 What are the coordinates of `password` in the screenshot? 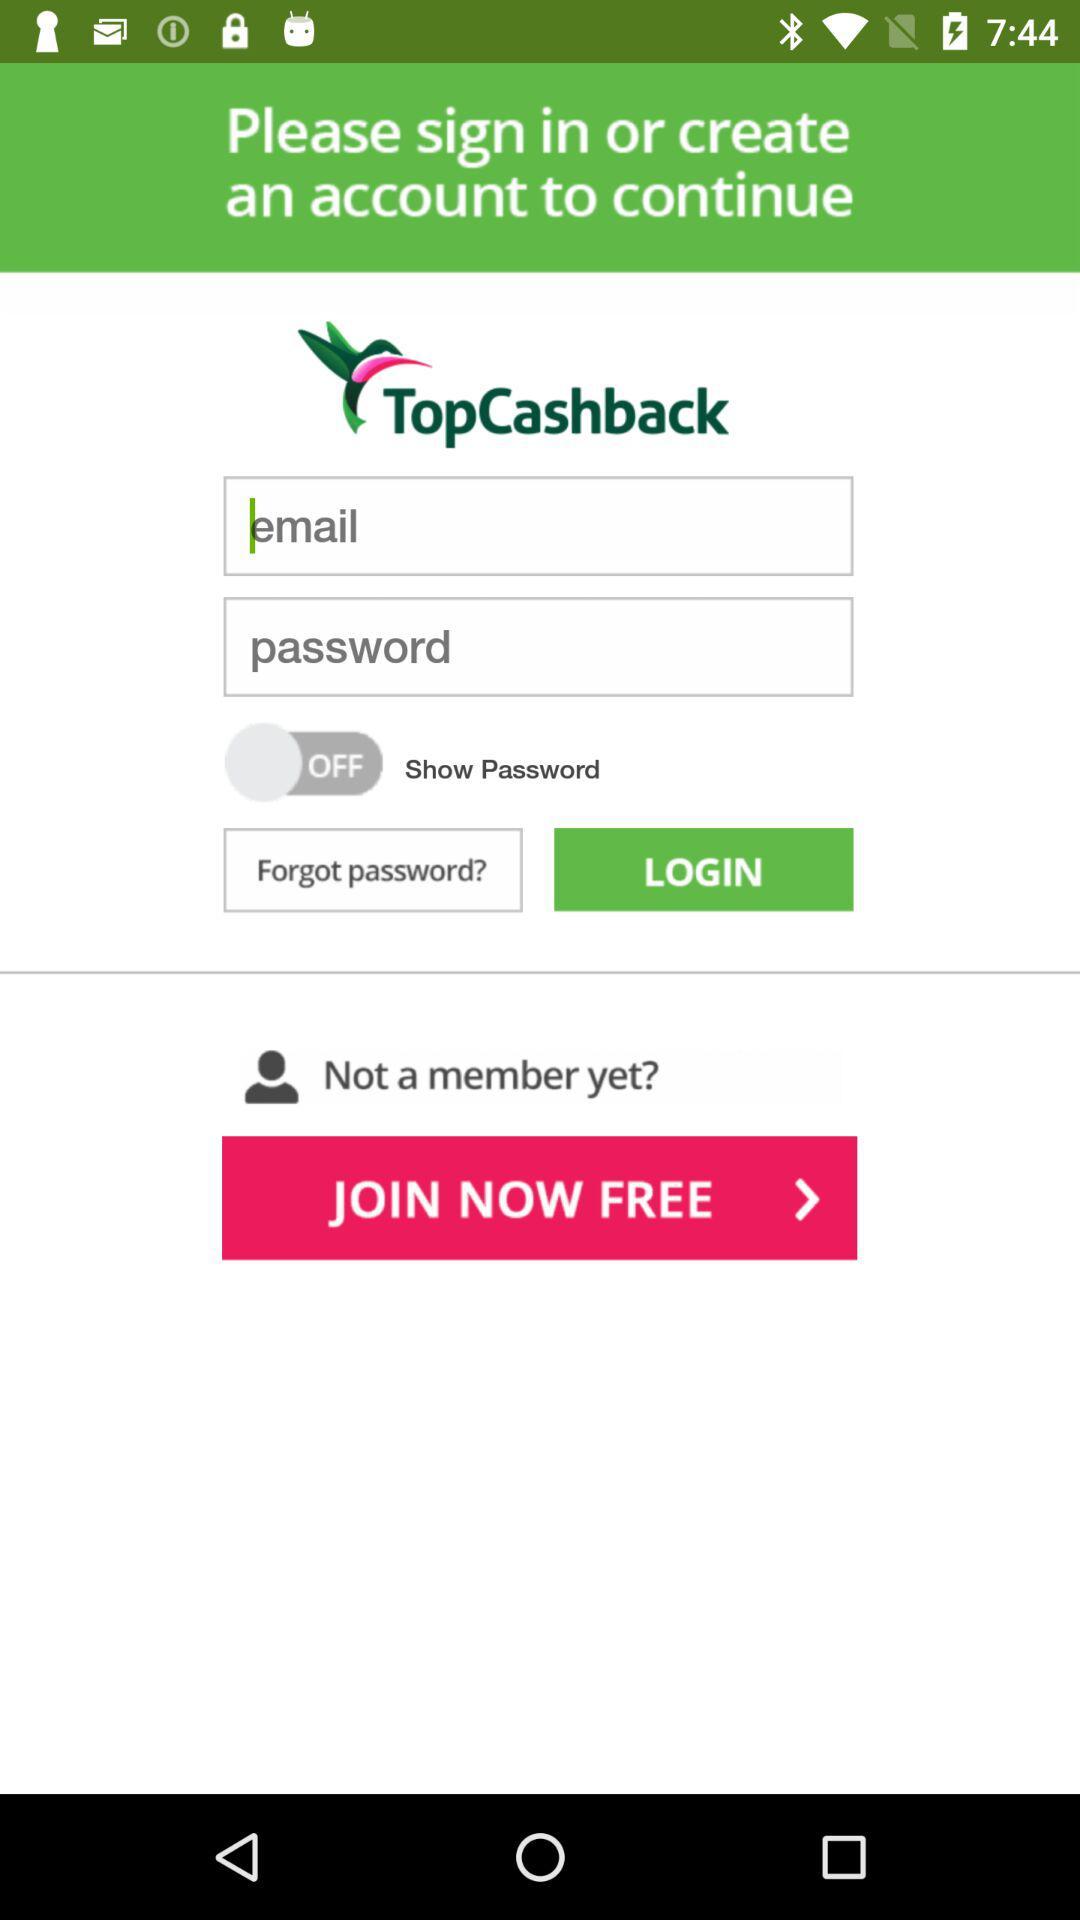 It's located at (537, 646).